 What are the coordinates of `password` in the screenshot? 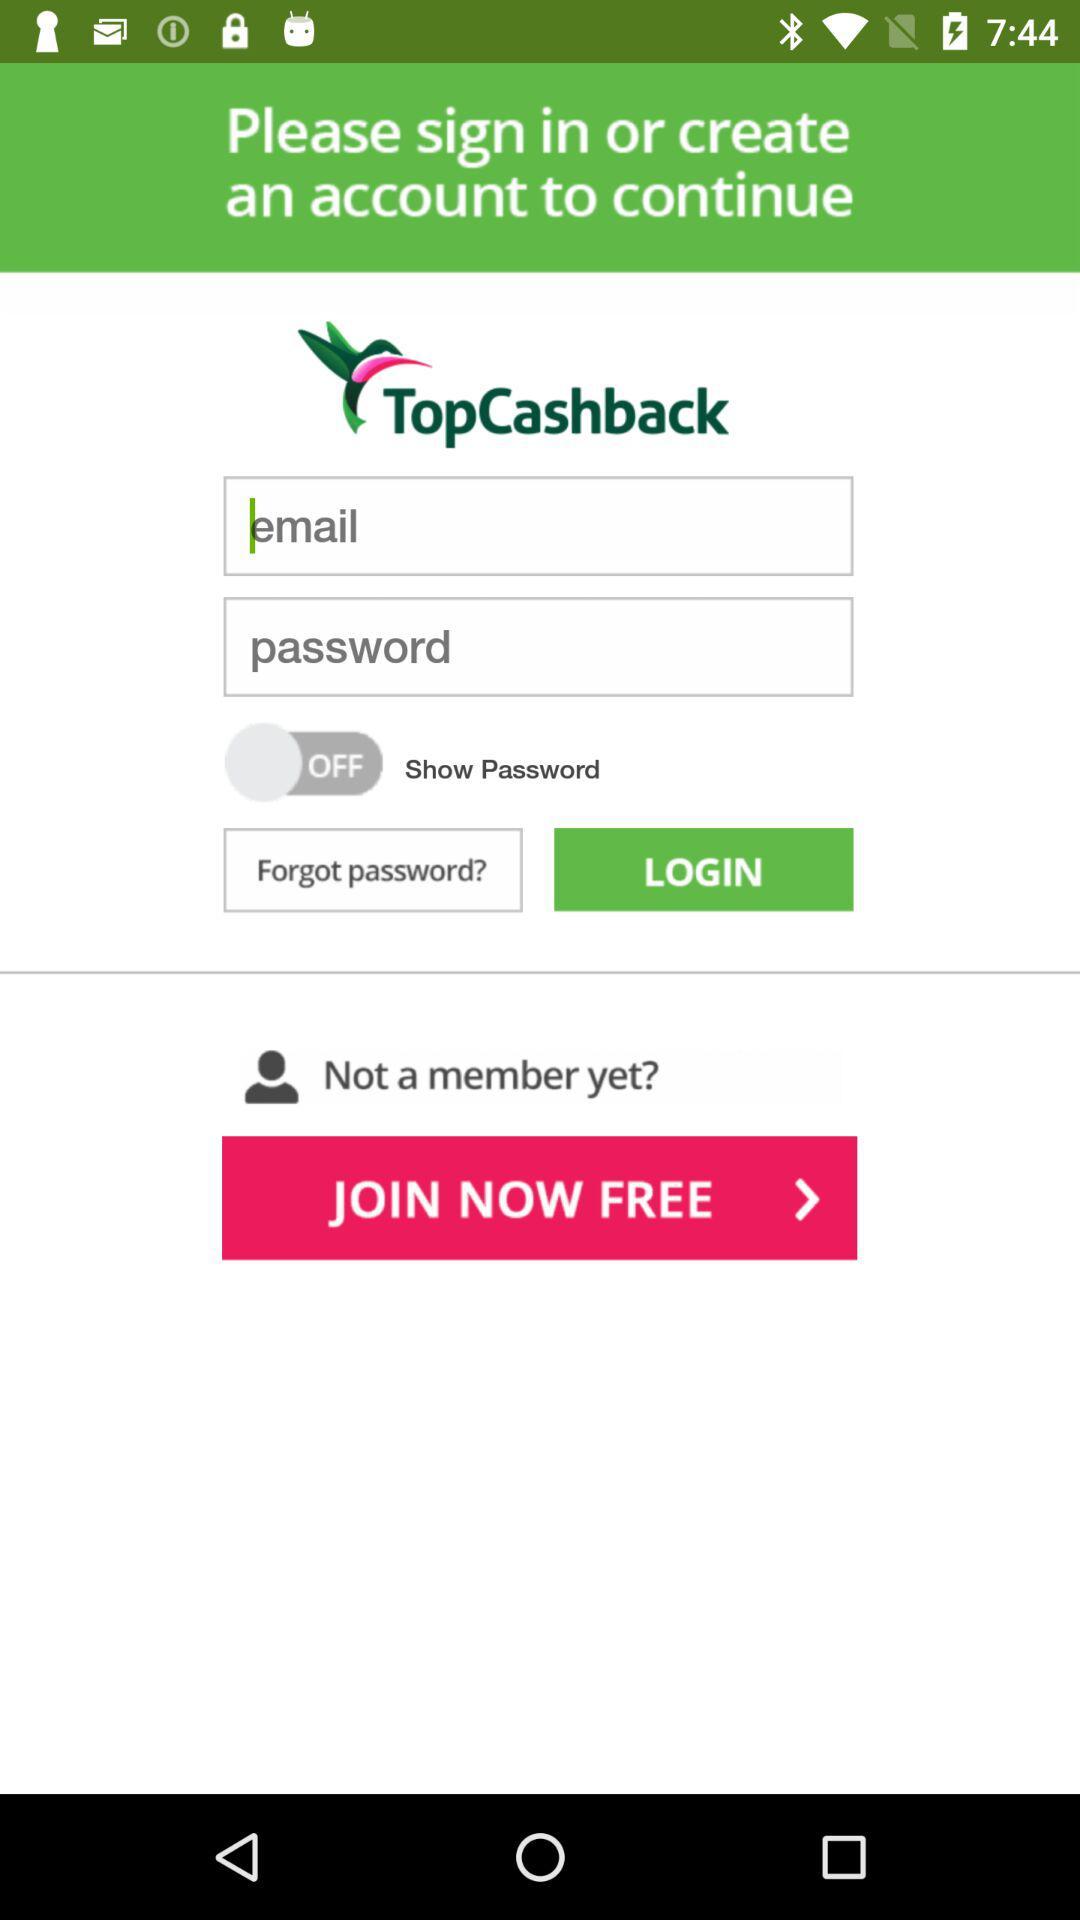 It's located at (537, 646).